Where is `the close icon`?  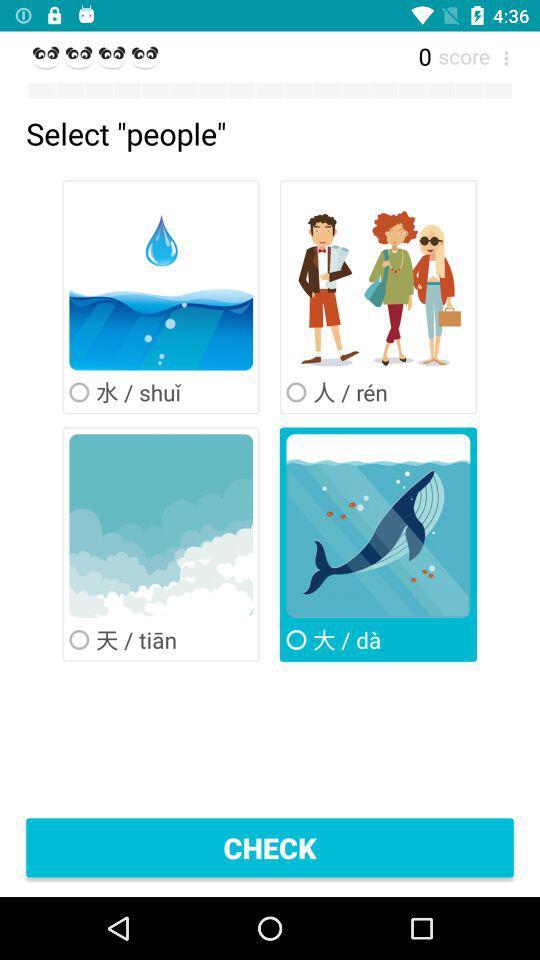
the close icon is located at coordinates (437, 658).